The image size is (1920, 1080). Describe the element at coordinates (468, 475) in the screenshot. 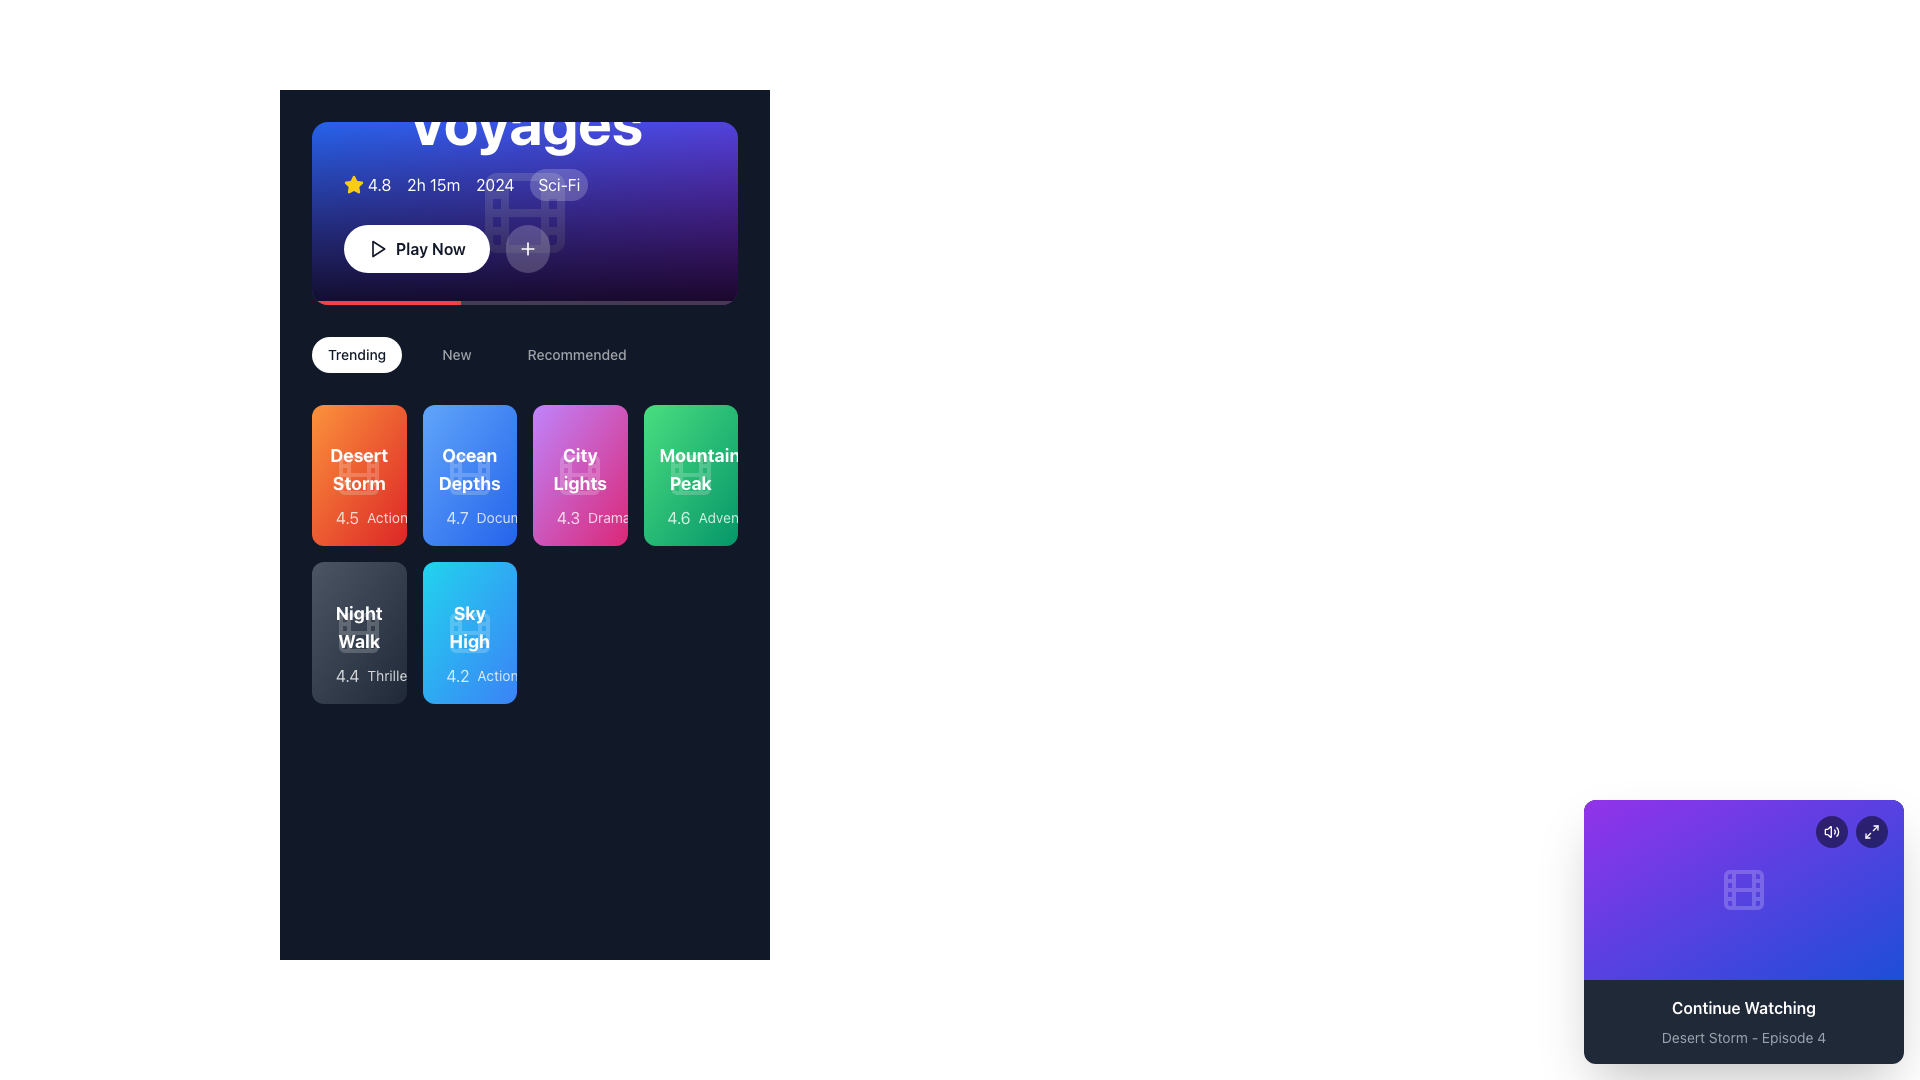

I see `the second movie card` at that location.